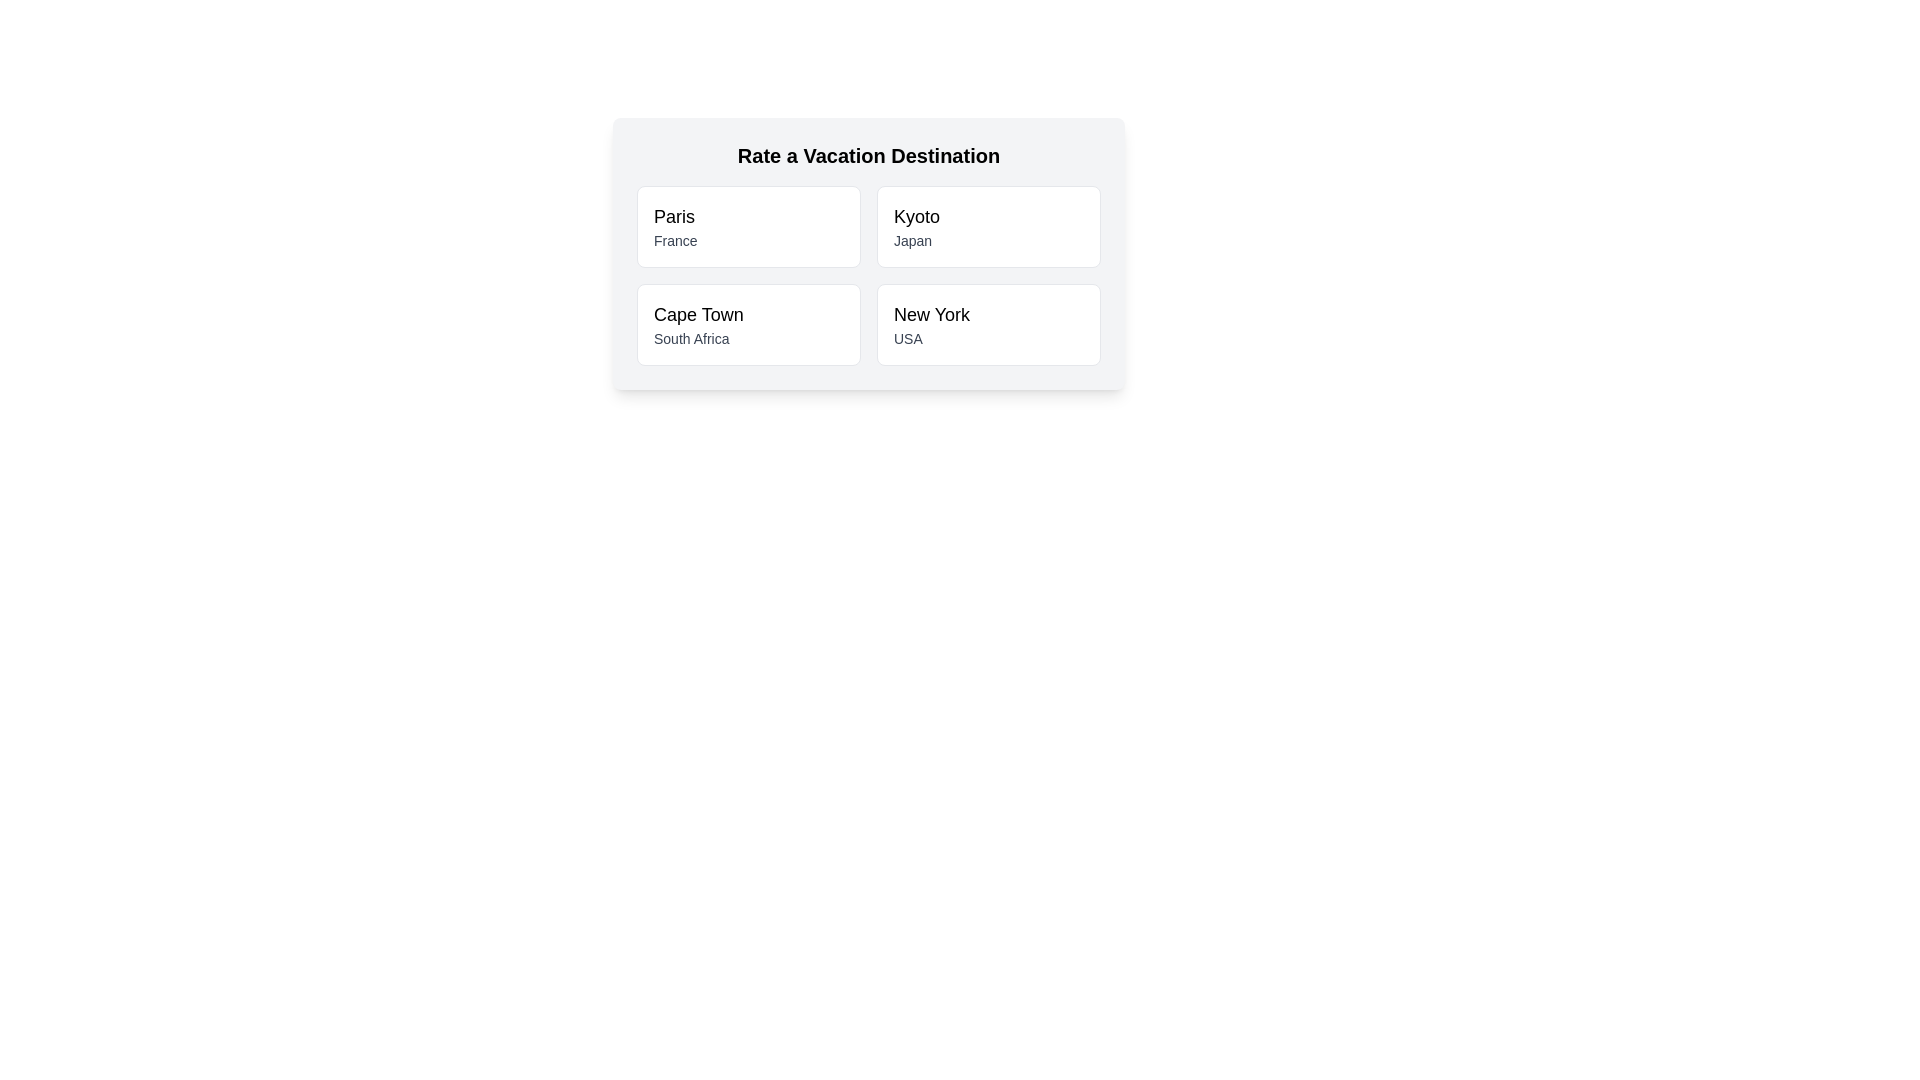  Describe the element at coordinates (747, 323) in the screenshot. I see `on the interactive card representing 'Cape Town, South Africa', located in the bottom-left position of the grid` at that location.